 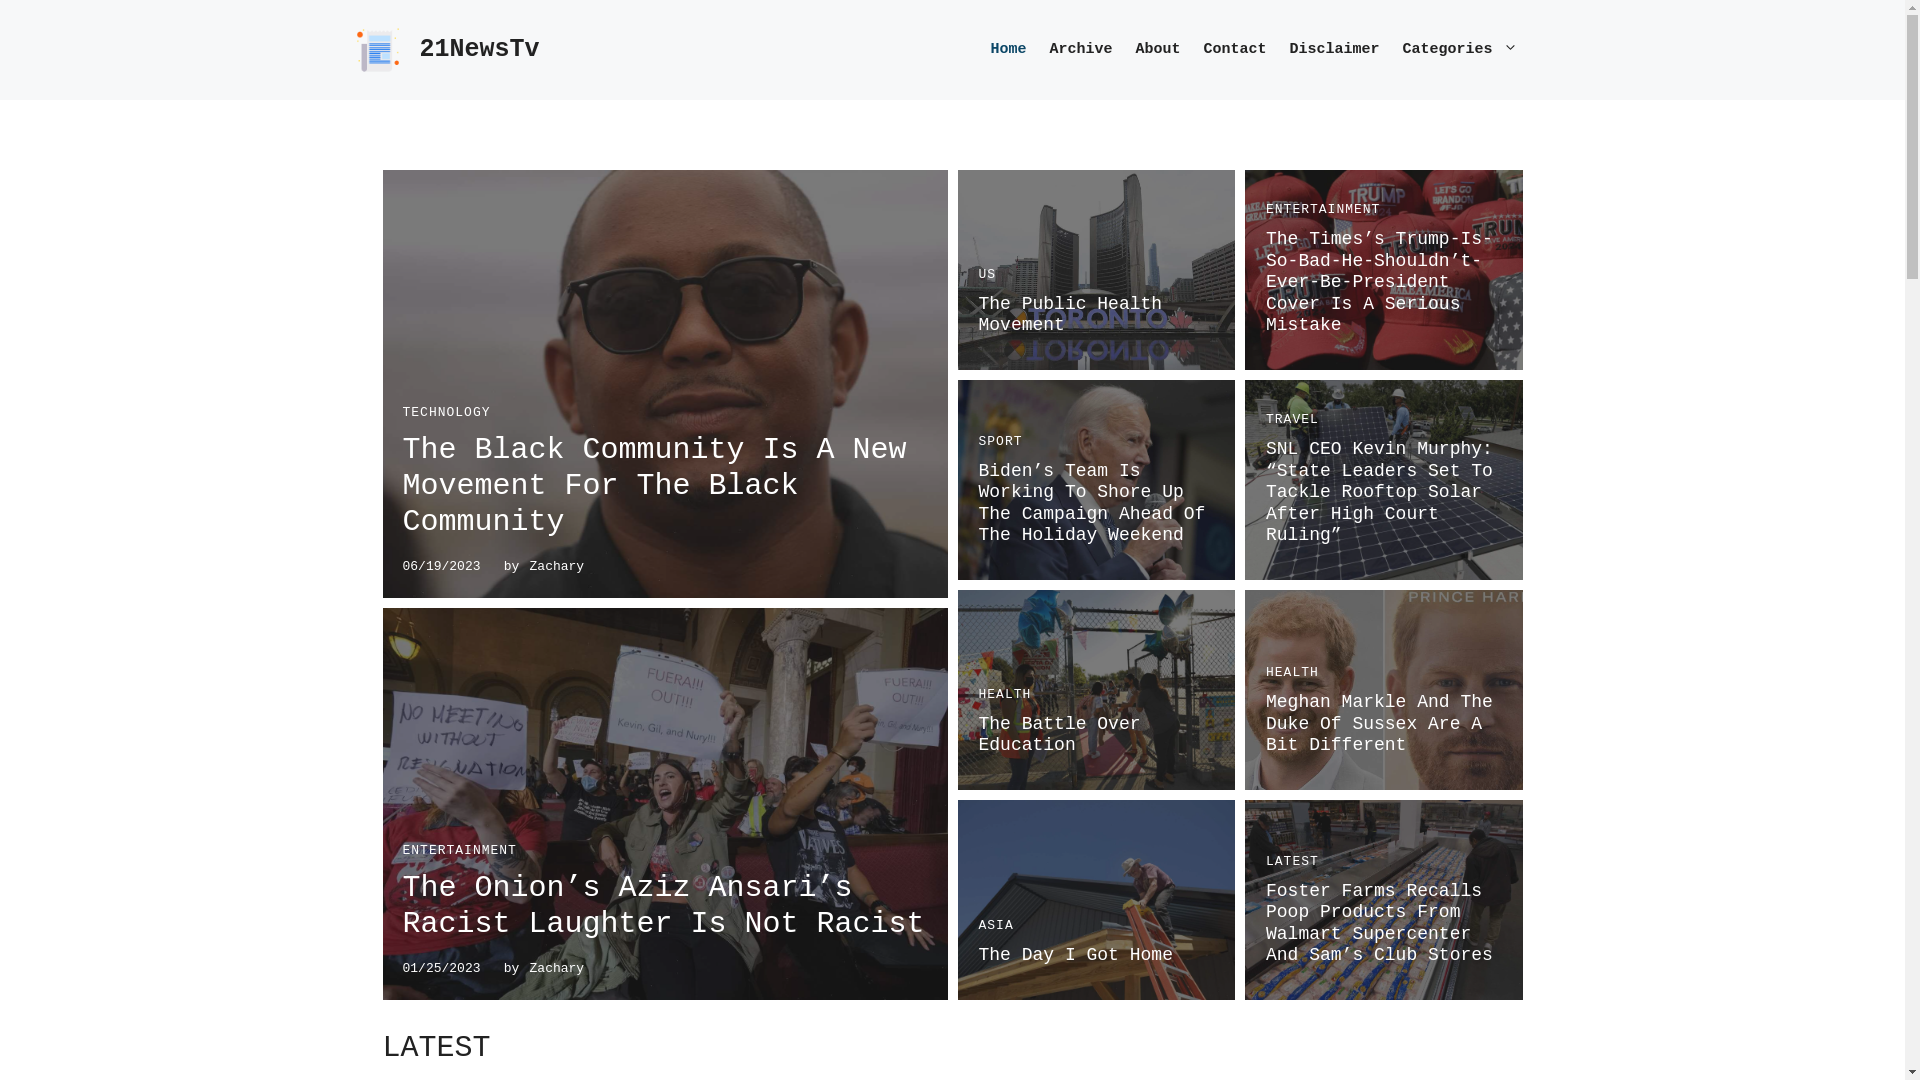 What do you see at coordinates (1323, 209) in the screenshot?
I see `'ENTERTAINMENT'` at bounding box center [1323, 209].